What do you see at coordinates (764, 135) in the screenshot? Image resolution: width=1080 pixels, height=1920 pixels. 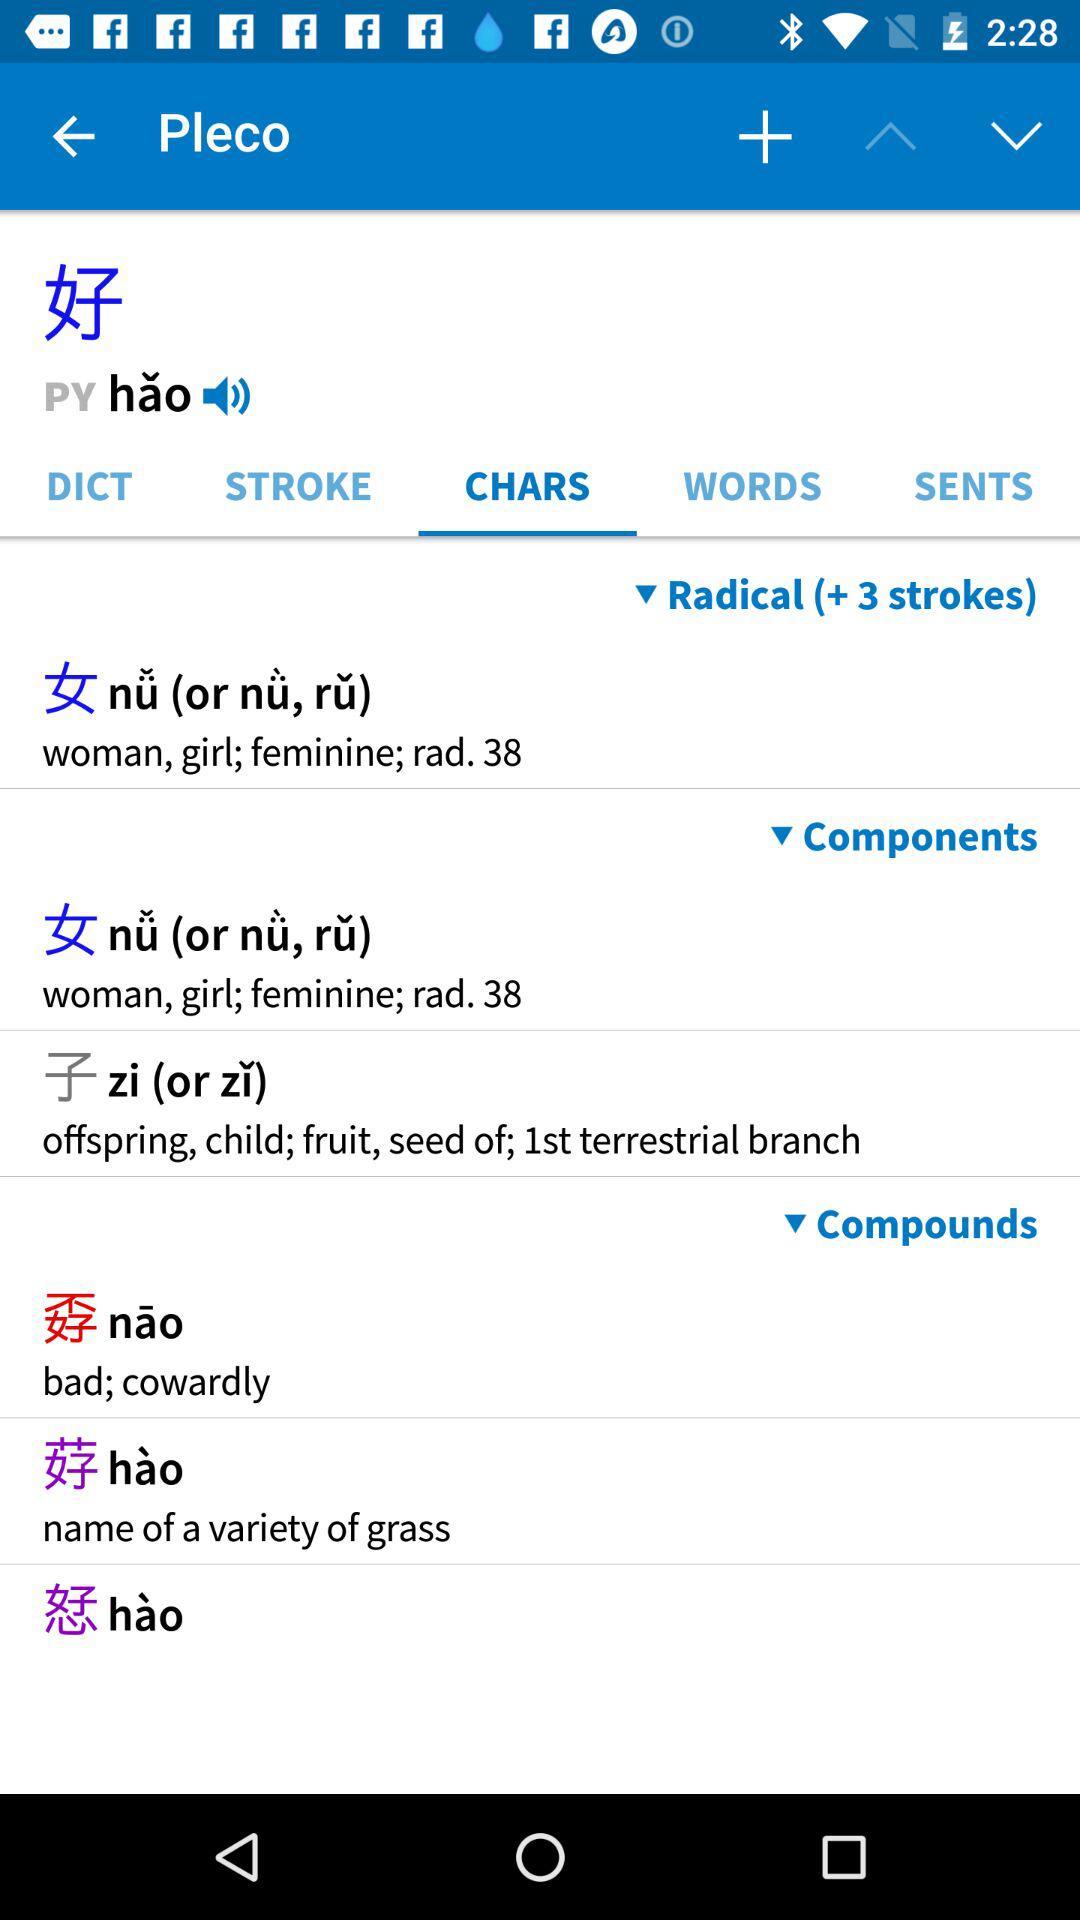 I see `the icon to the right of the pleco` at bounding box center [764, 135].